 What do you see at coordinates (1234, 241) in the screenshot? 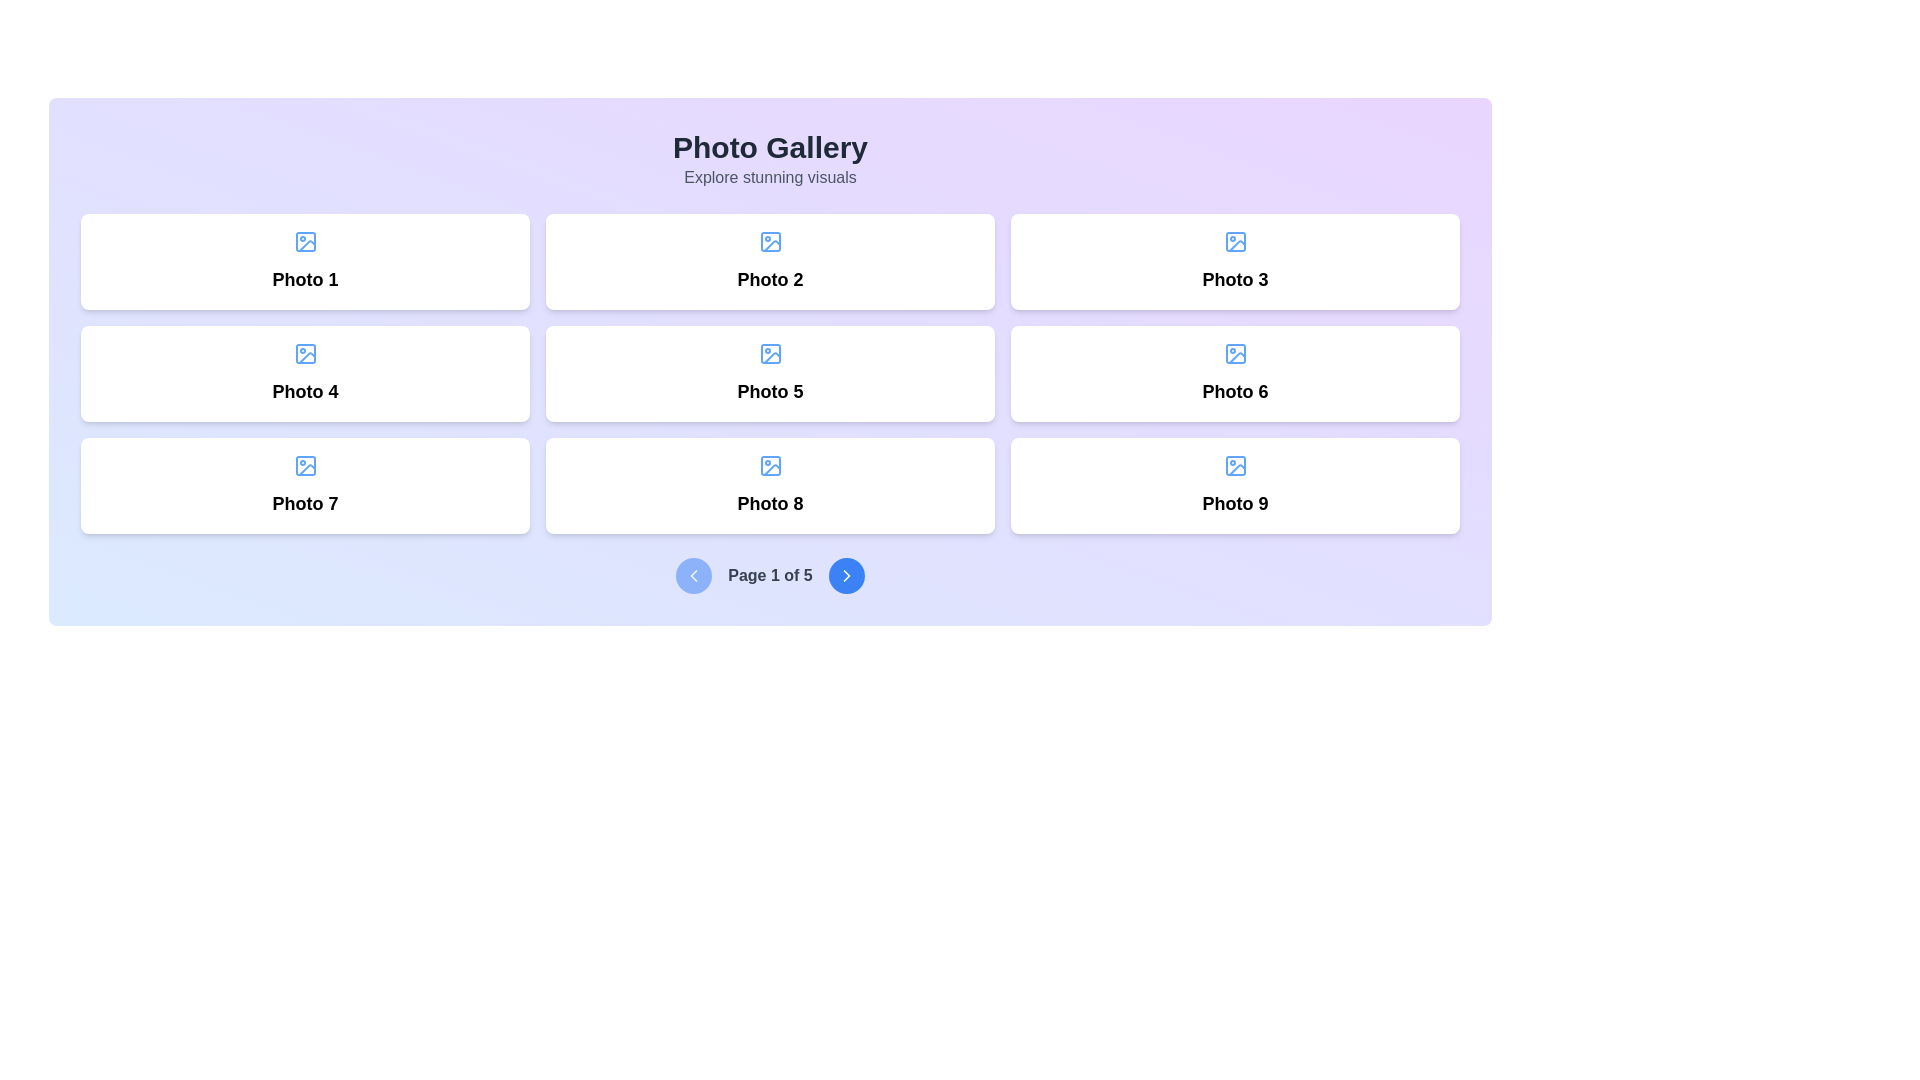
I see `the small blue square icon with rounded corners located in the top-right corner of the 'Photo 3' image placeholder` at bounding box center [1234, 241].